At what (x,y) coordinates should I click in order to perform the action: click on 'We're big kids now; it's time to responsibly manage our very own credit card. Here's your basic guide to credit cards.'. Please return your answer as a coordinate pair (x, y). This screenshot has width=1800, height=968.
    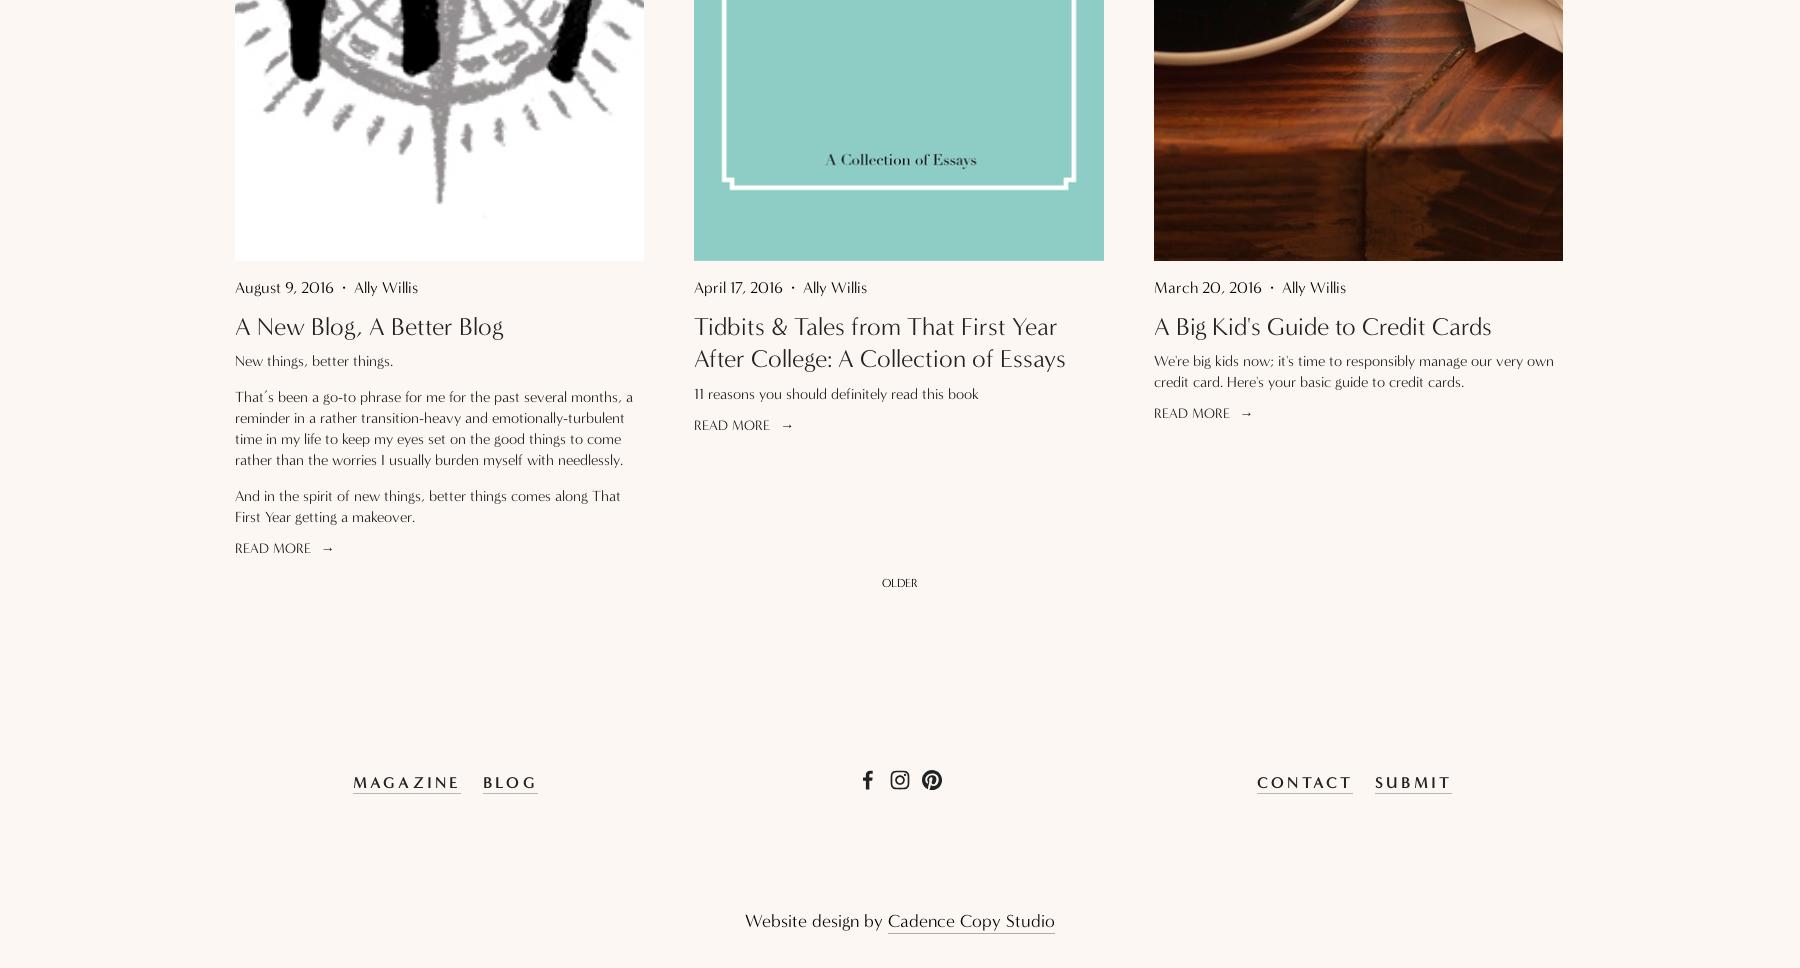
    Looking at the image, I should click on (1352, 370).